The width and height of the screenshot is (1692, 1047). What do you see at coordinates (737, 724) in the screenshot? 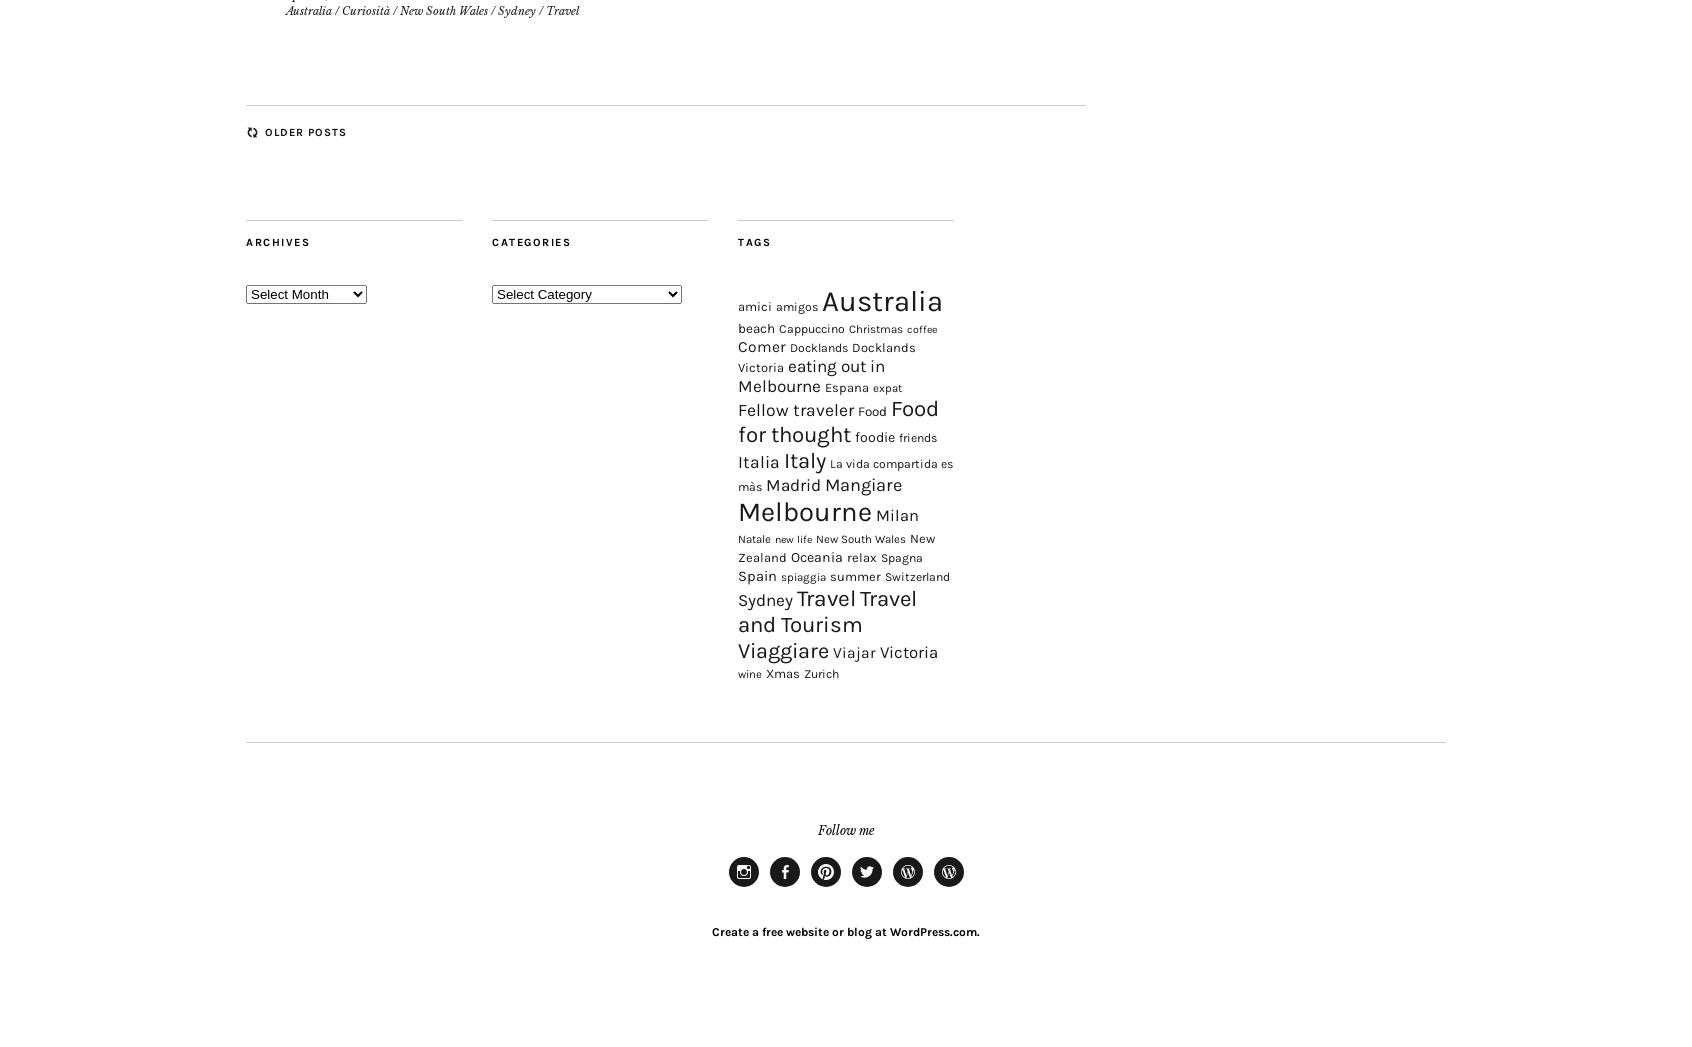
I see `'wine'` at bounding box center [737, 724].